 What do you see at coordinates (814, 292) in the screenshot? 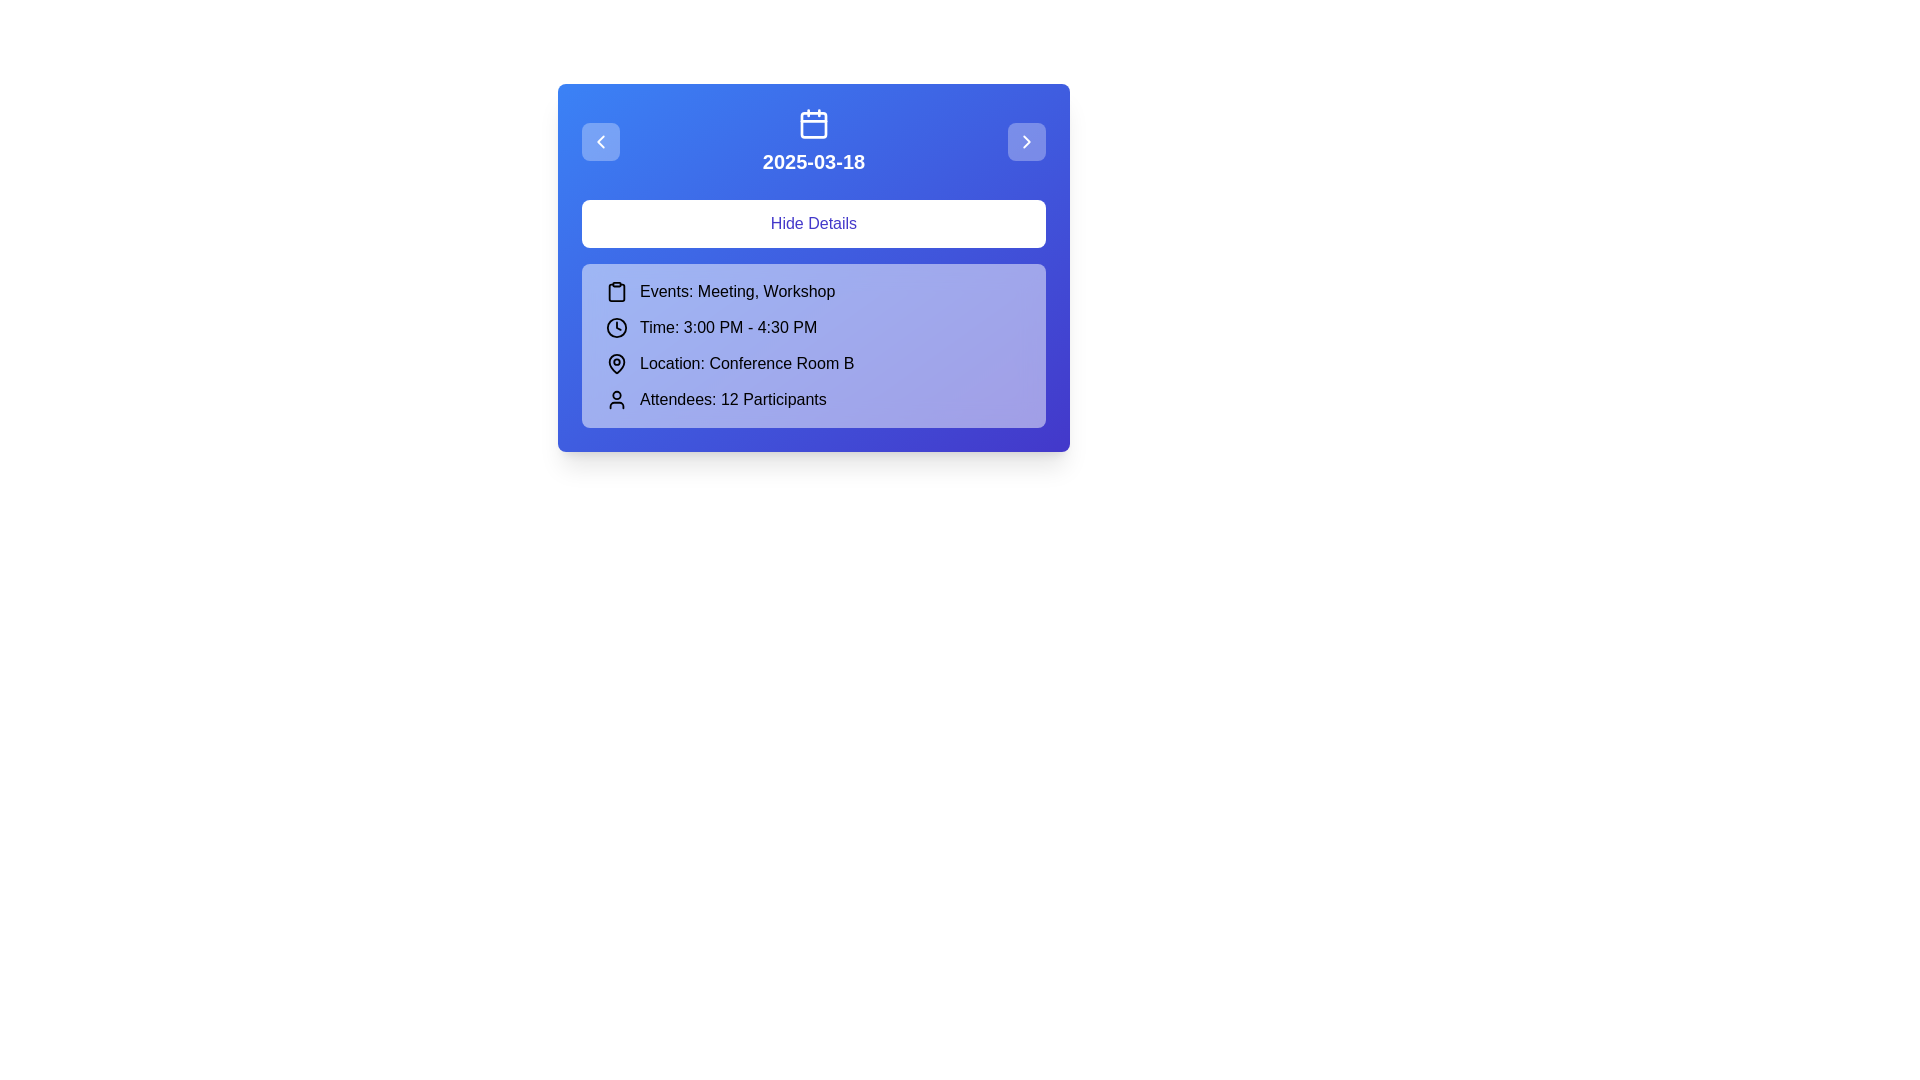
I see `the text element 'Events: Meeting, Workshop' with a calendar icon on its left, which is positioned near the top-left corner of the panel` at bounding box center [814, 292].